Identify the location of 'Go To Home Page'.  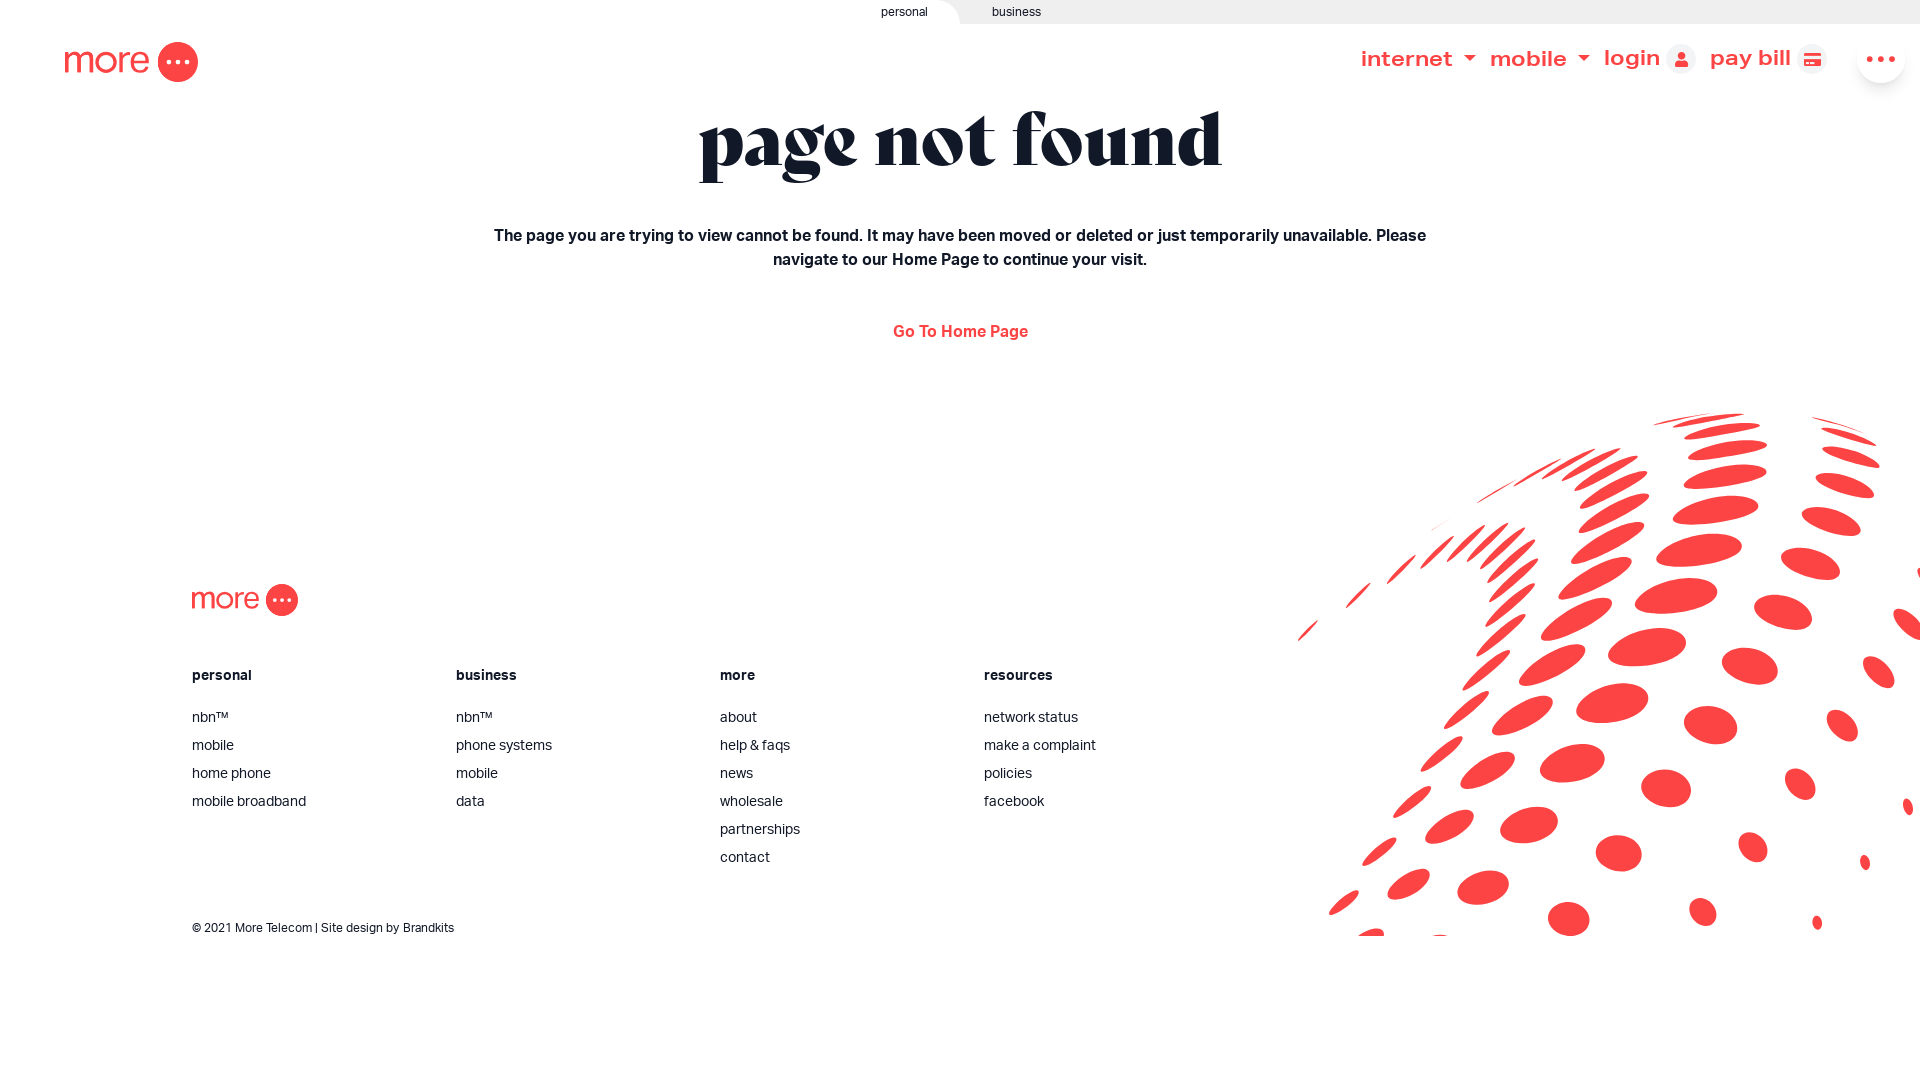
(958, 330).